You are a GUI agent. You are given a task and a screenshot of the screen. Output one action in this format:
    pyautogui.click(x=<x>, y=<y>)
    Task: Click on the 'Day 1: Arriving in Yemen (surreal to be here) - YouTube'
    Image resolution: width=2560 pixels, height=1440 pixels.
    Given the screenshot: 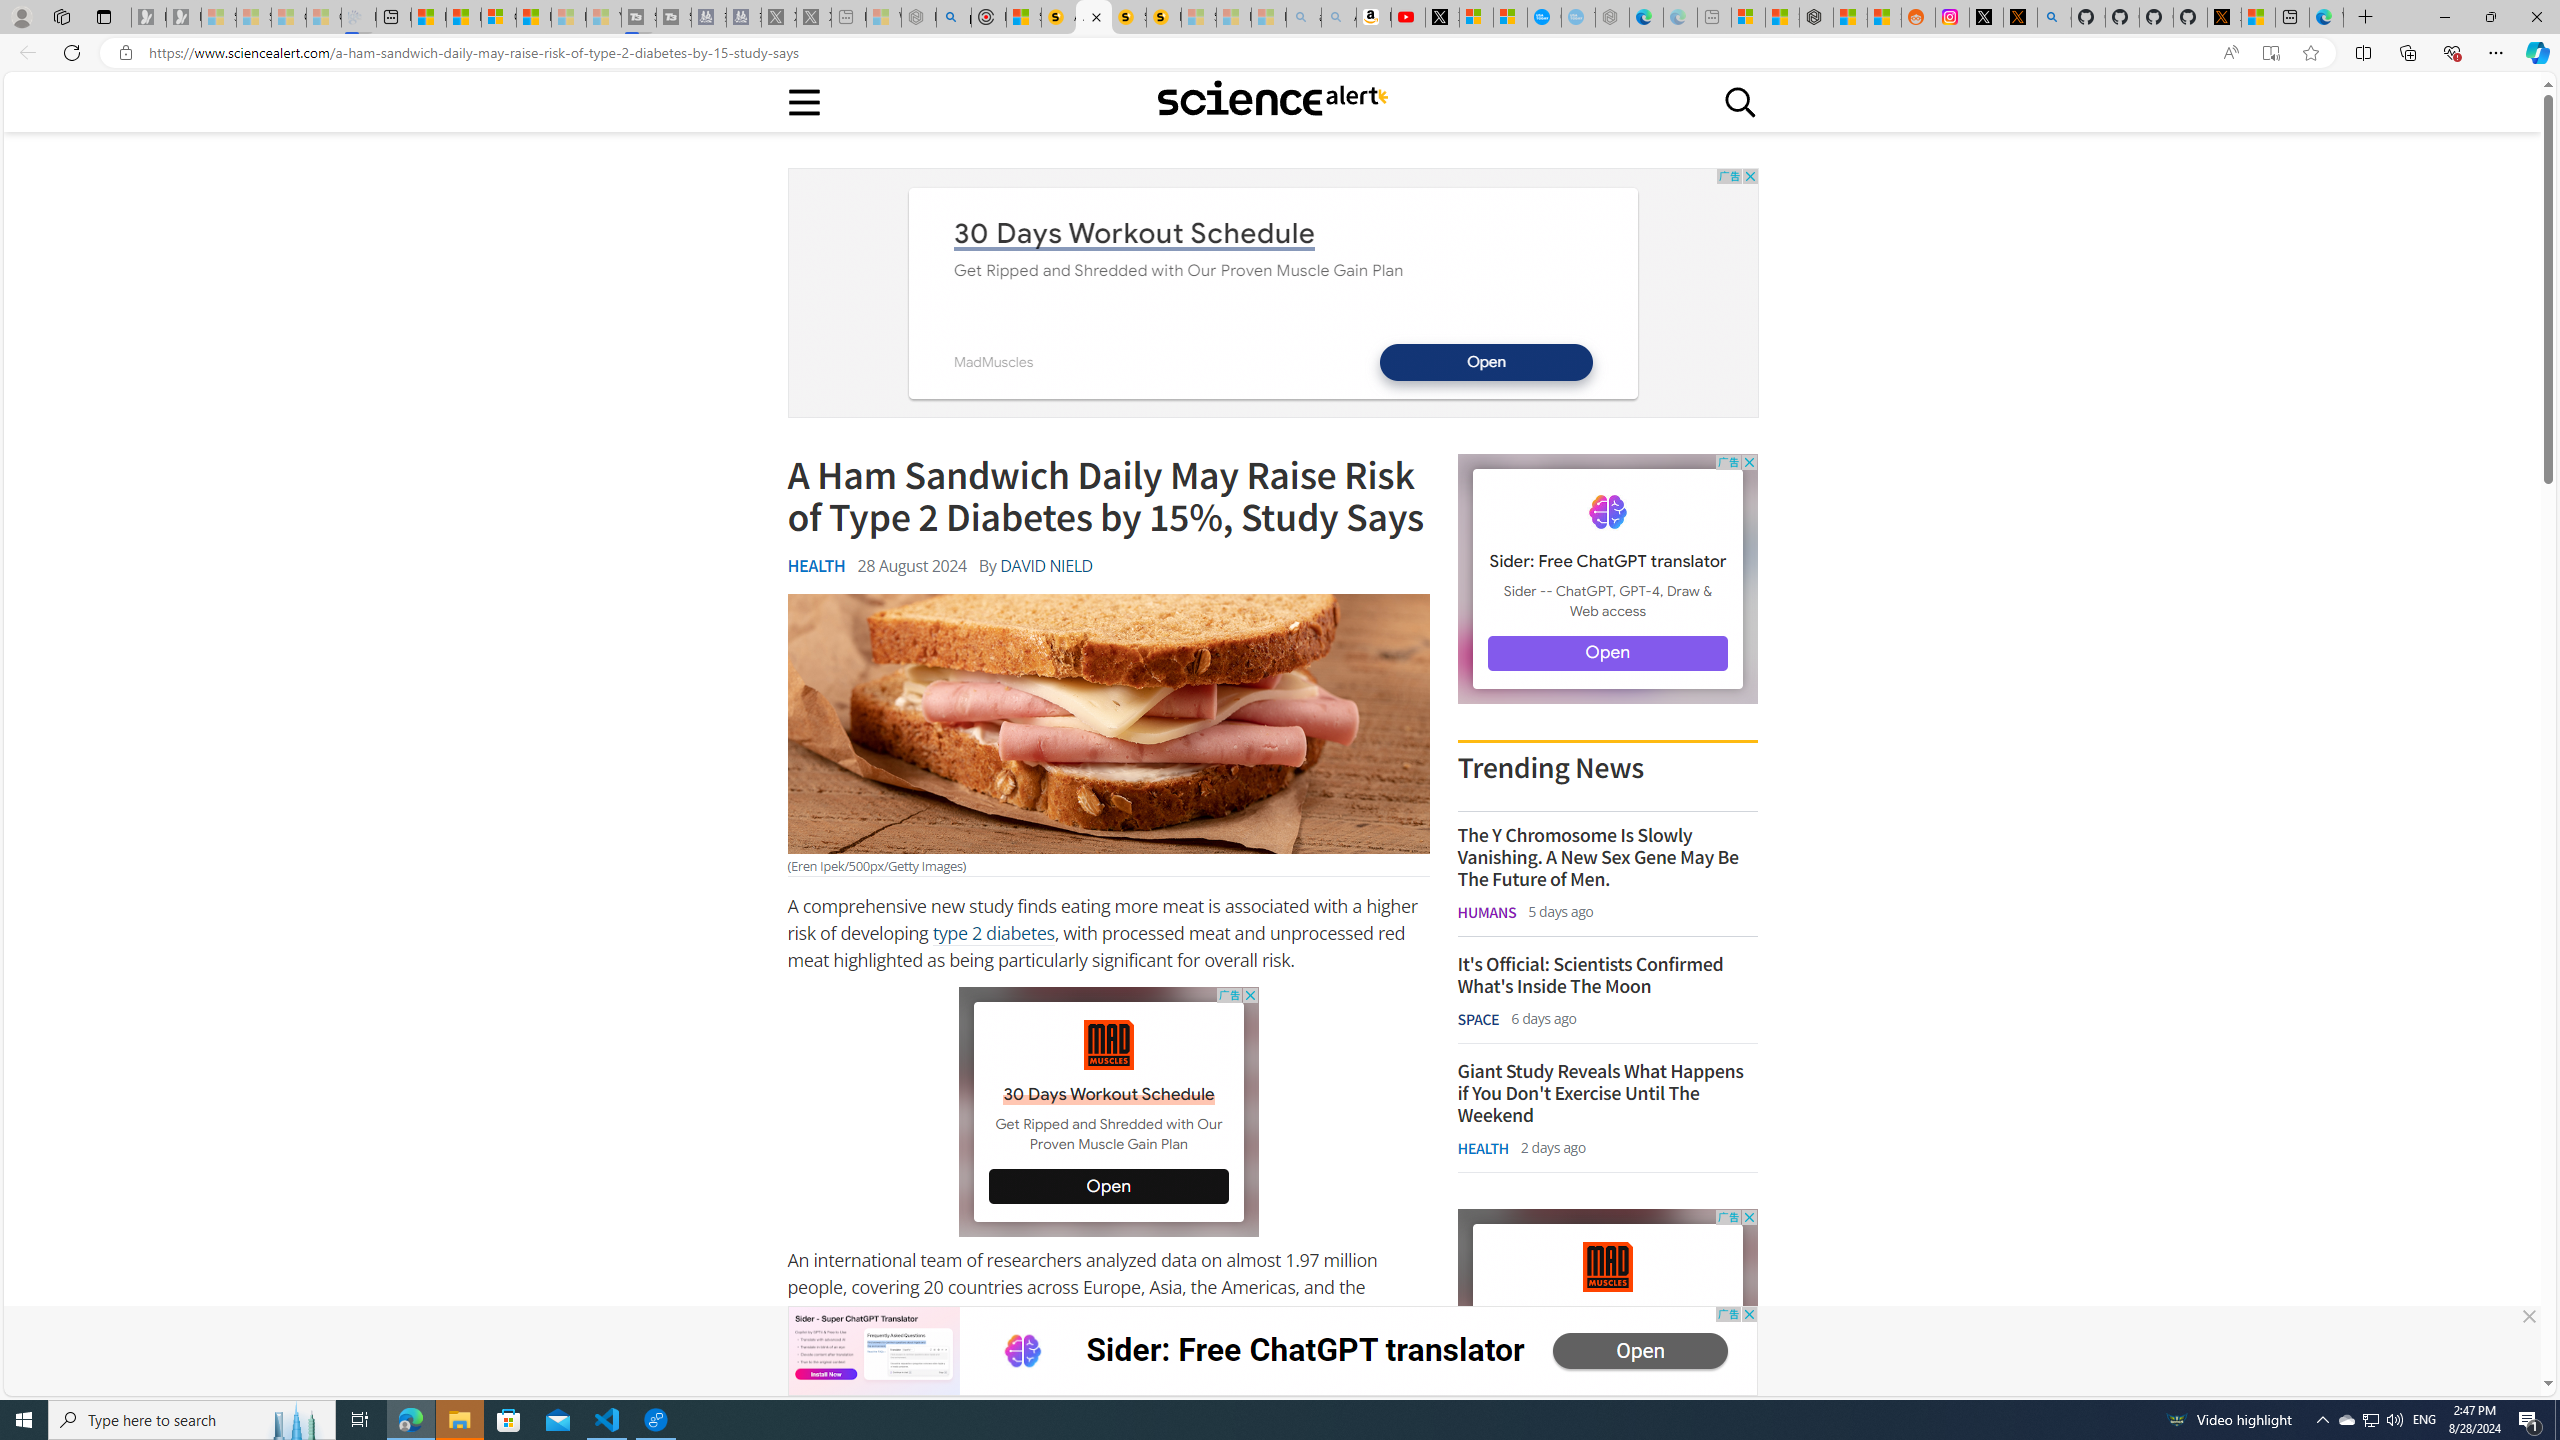 What is the action you would take?
    pyautogui.click(x=1407, y=16)
    